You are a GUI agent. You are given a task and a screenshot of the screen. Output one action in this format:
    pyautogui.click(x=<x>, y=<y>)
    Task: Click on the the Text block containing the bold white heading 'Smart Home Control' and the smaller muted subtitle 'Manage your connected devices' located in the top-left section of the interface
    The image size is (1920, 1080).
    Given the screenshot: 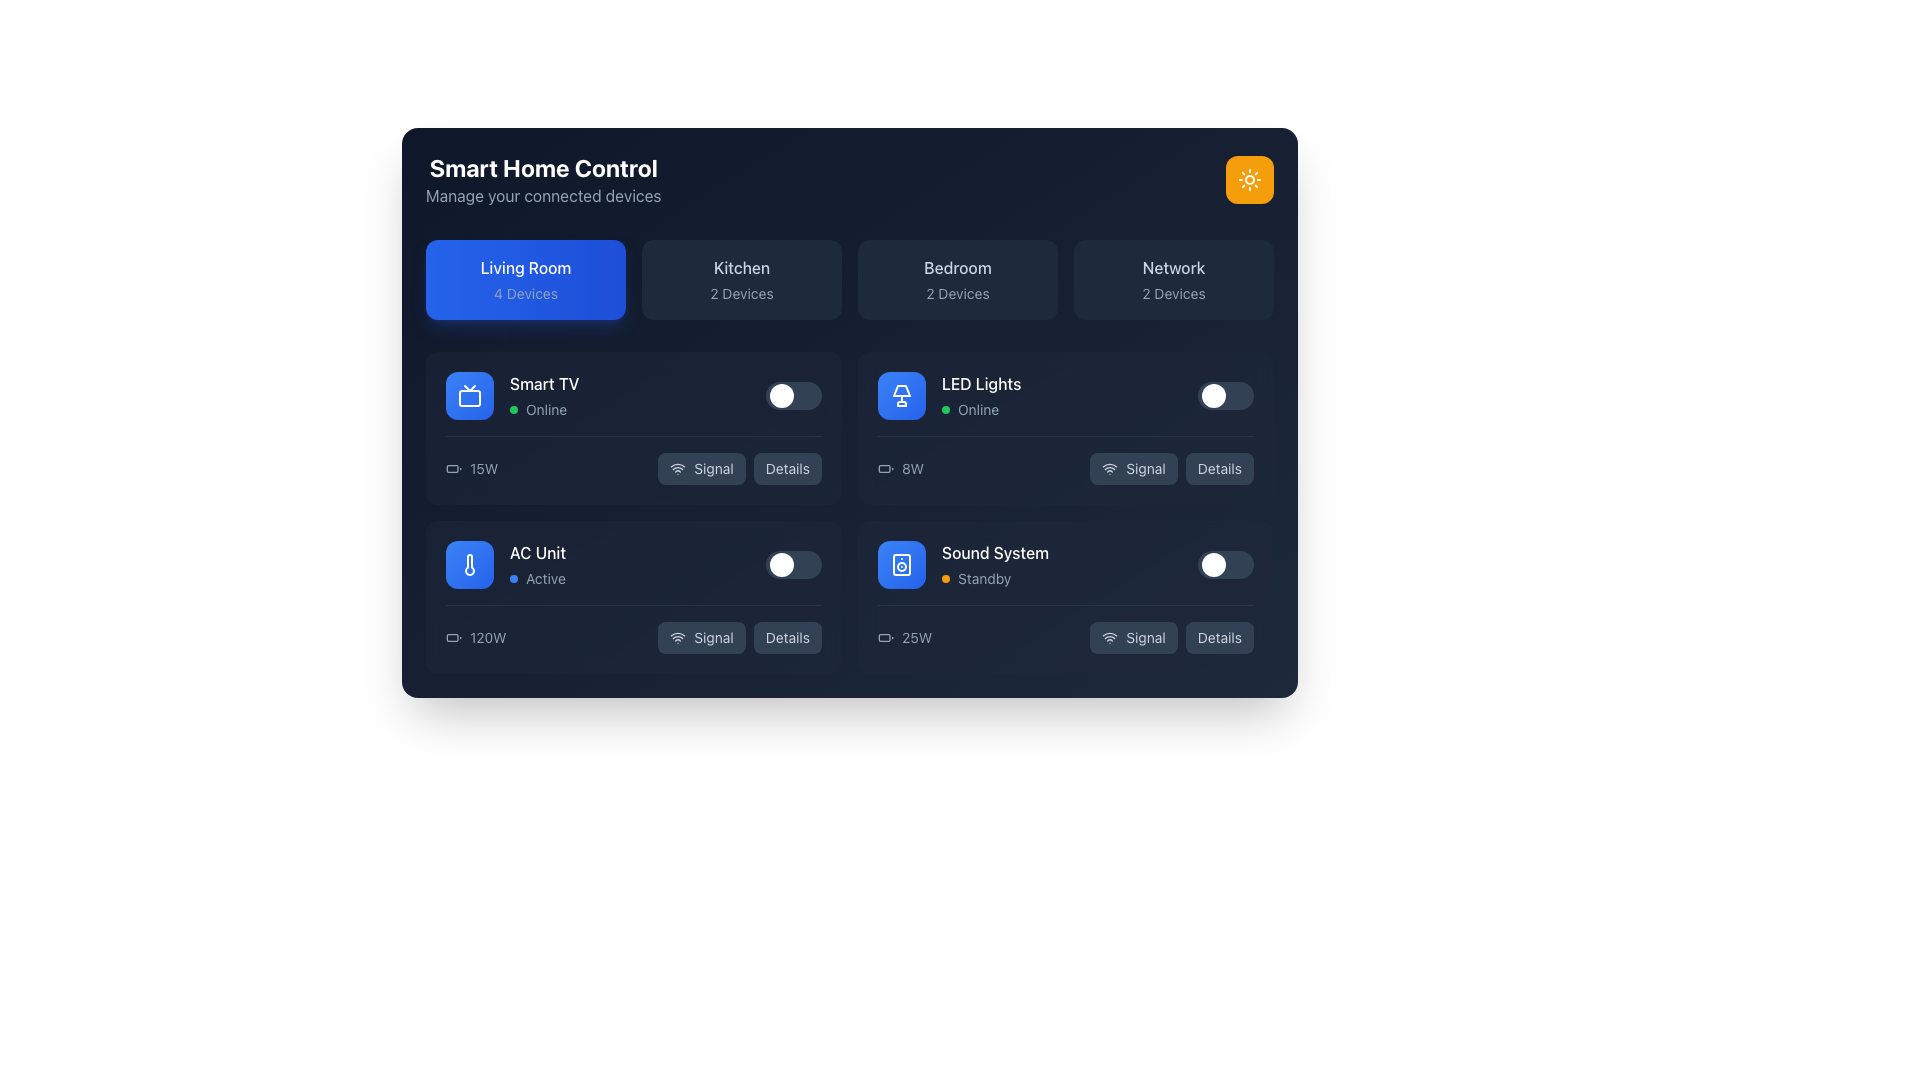 What is the action you would take?
    pyautogui.click(x=543, y=180)
    